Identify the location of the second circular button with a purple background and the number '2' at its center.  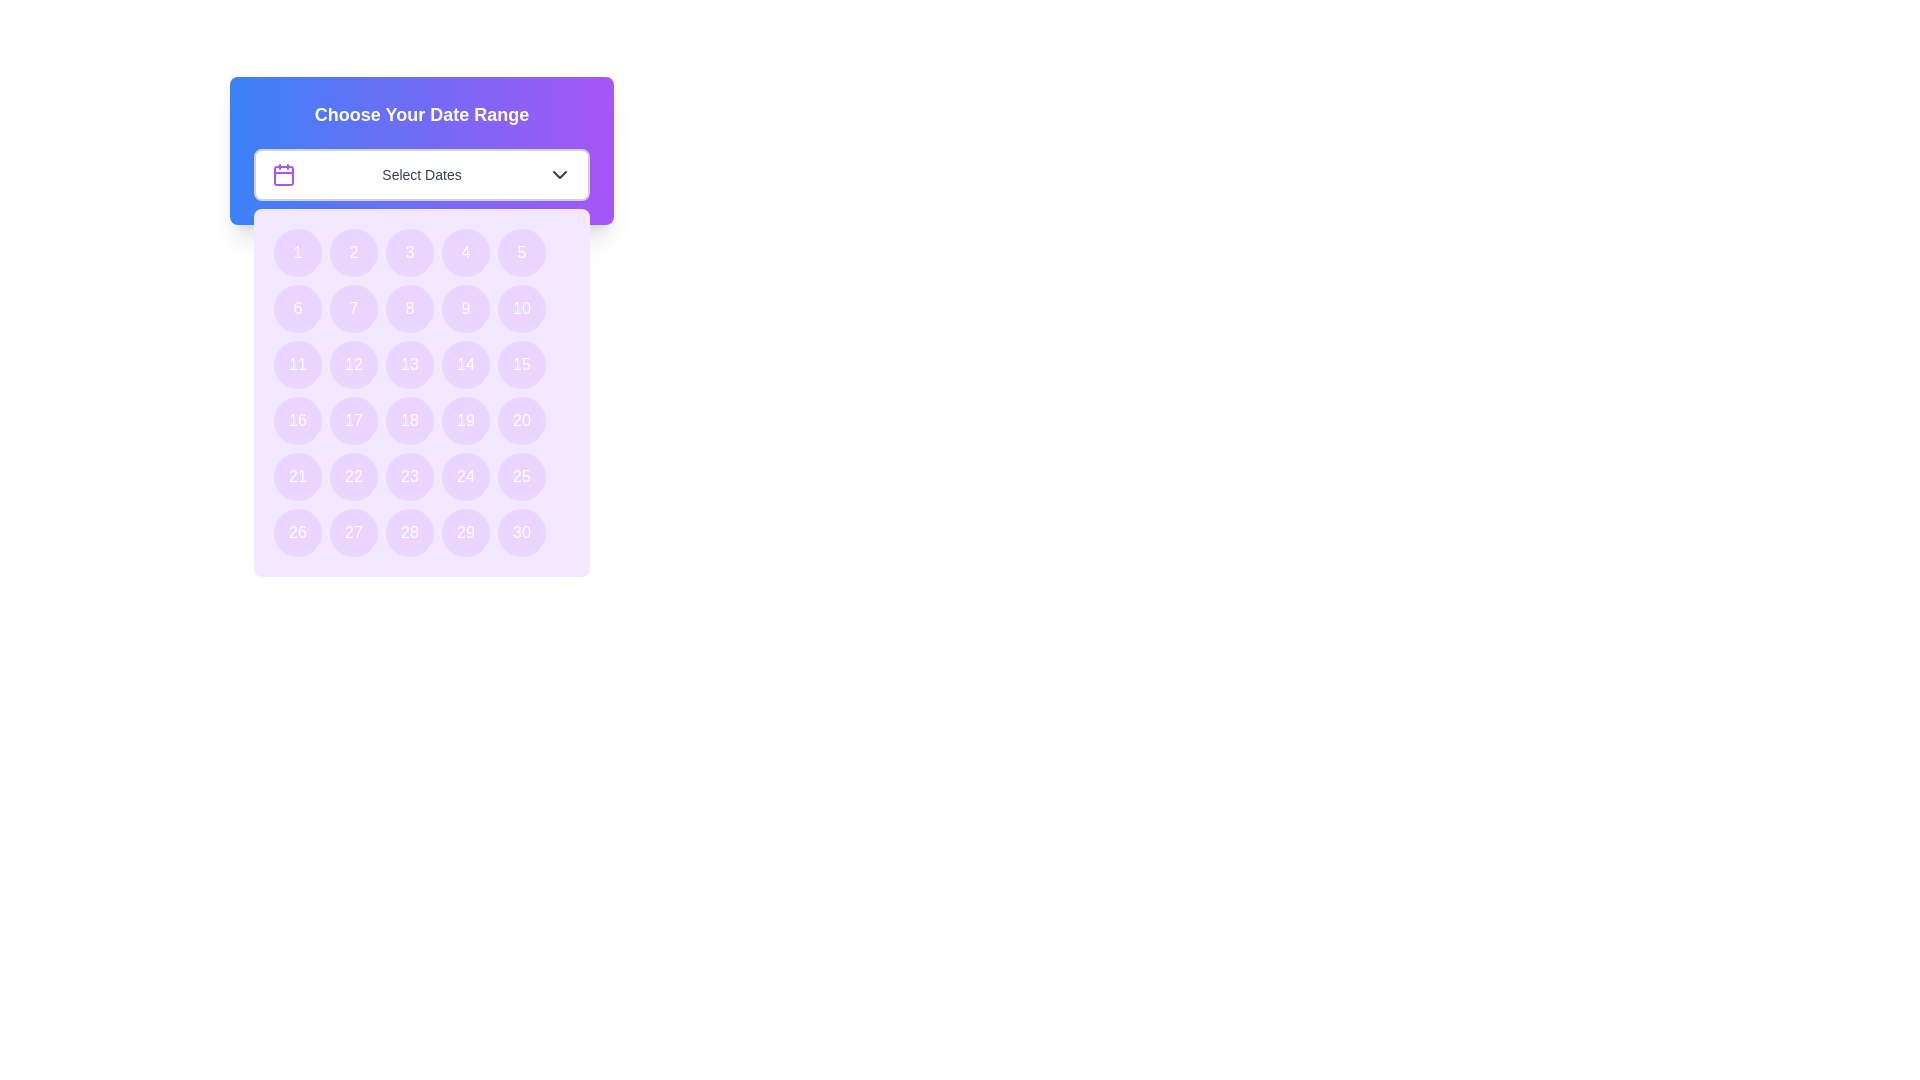
(354, 252).